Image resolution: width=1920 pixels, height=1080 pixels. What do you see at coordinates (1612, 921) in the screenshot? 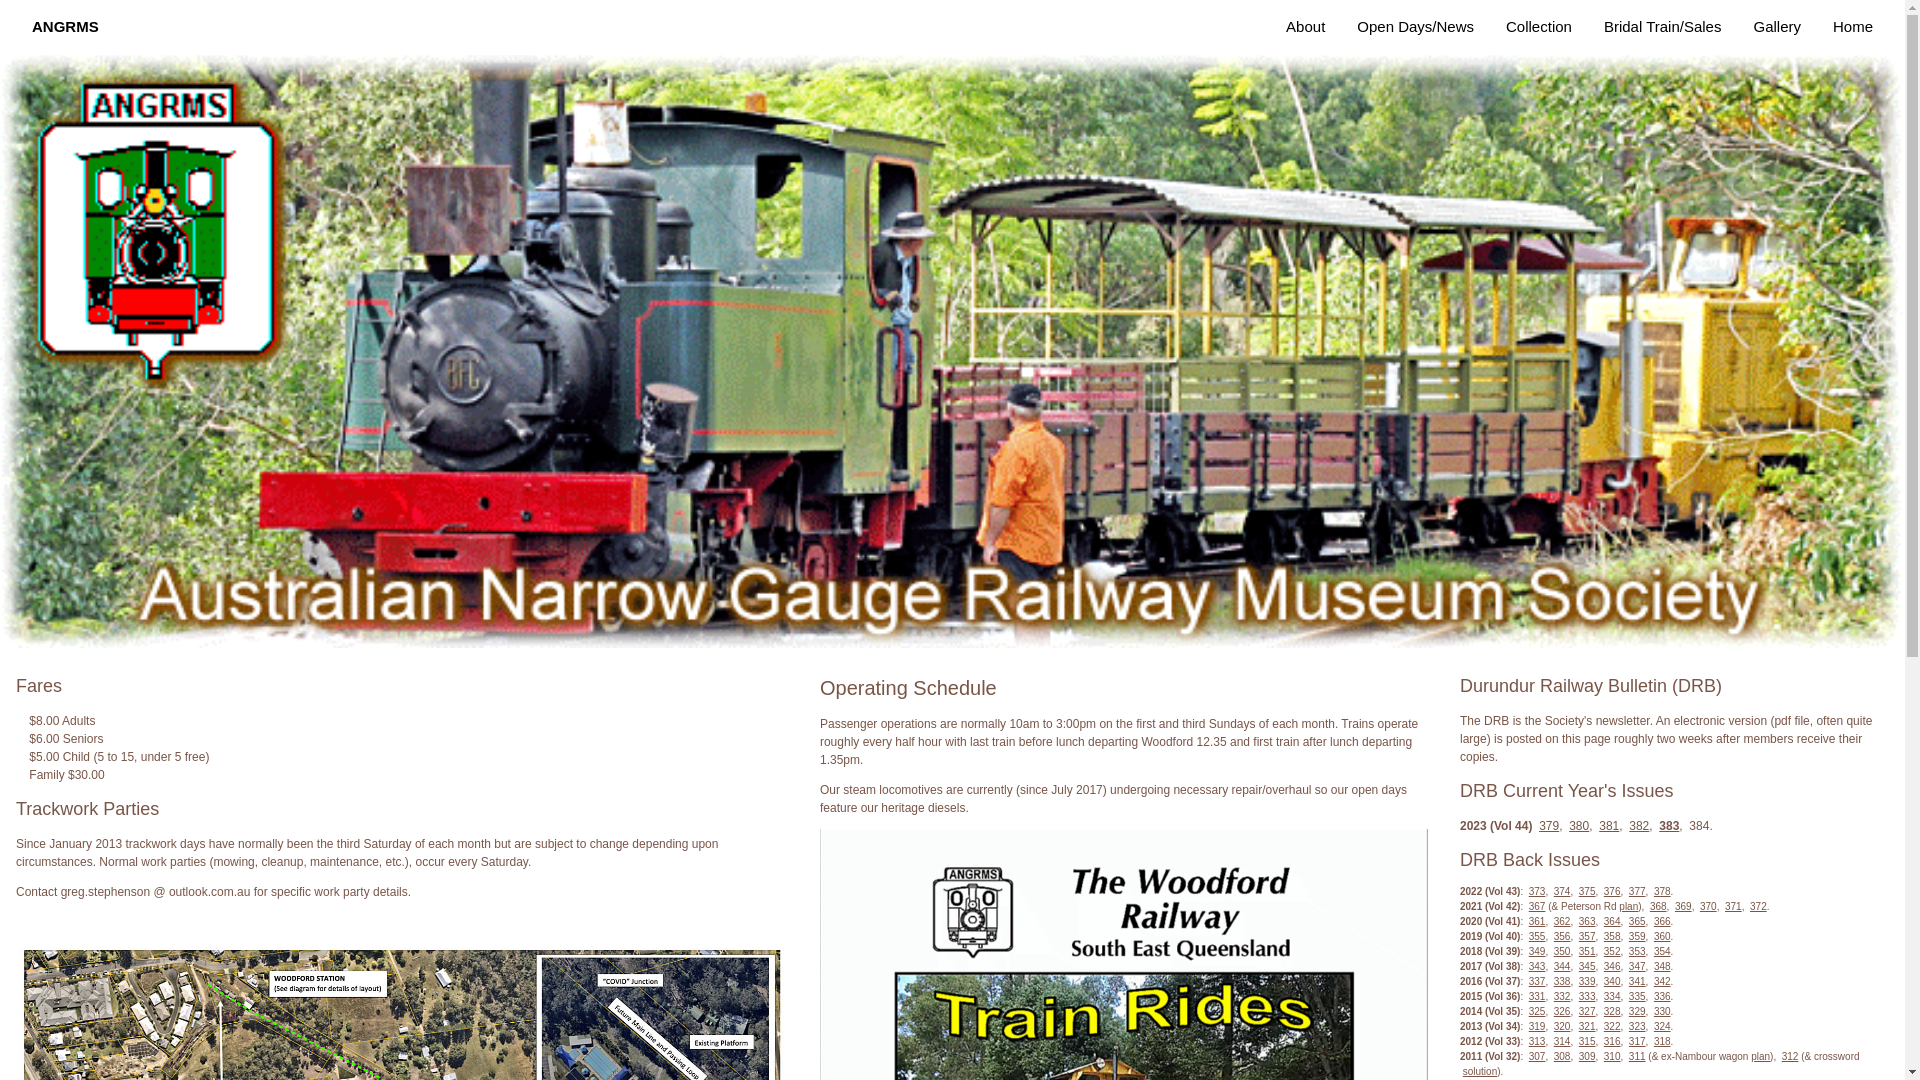
I see `'364'` at bounding box center [1612, 921].